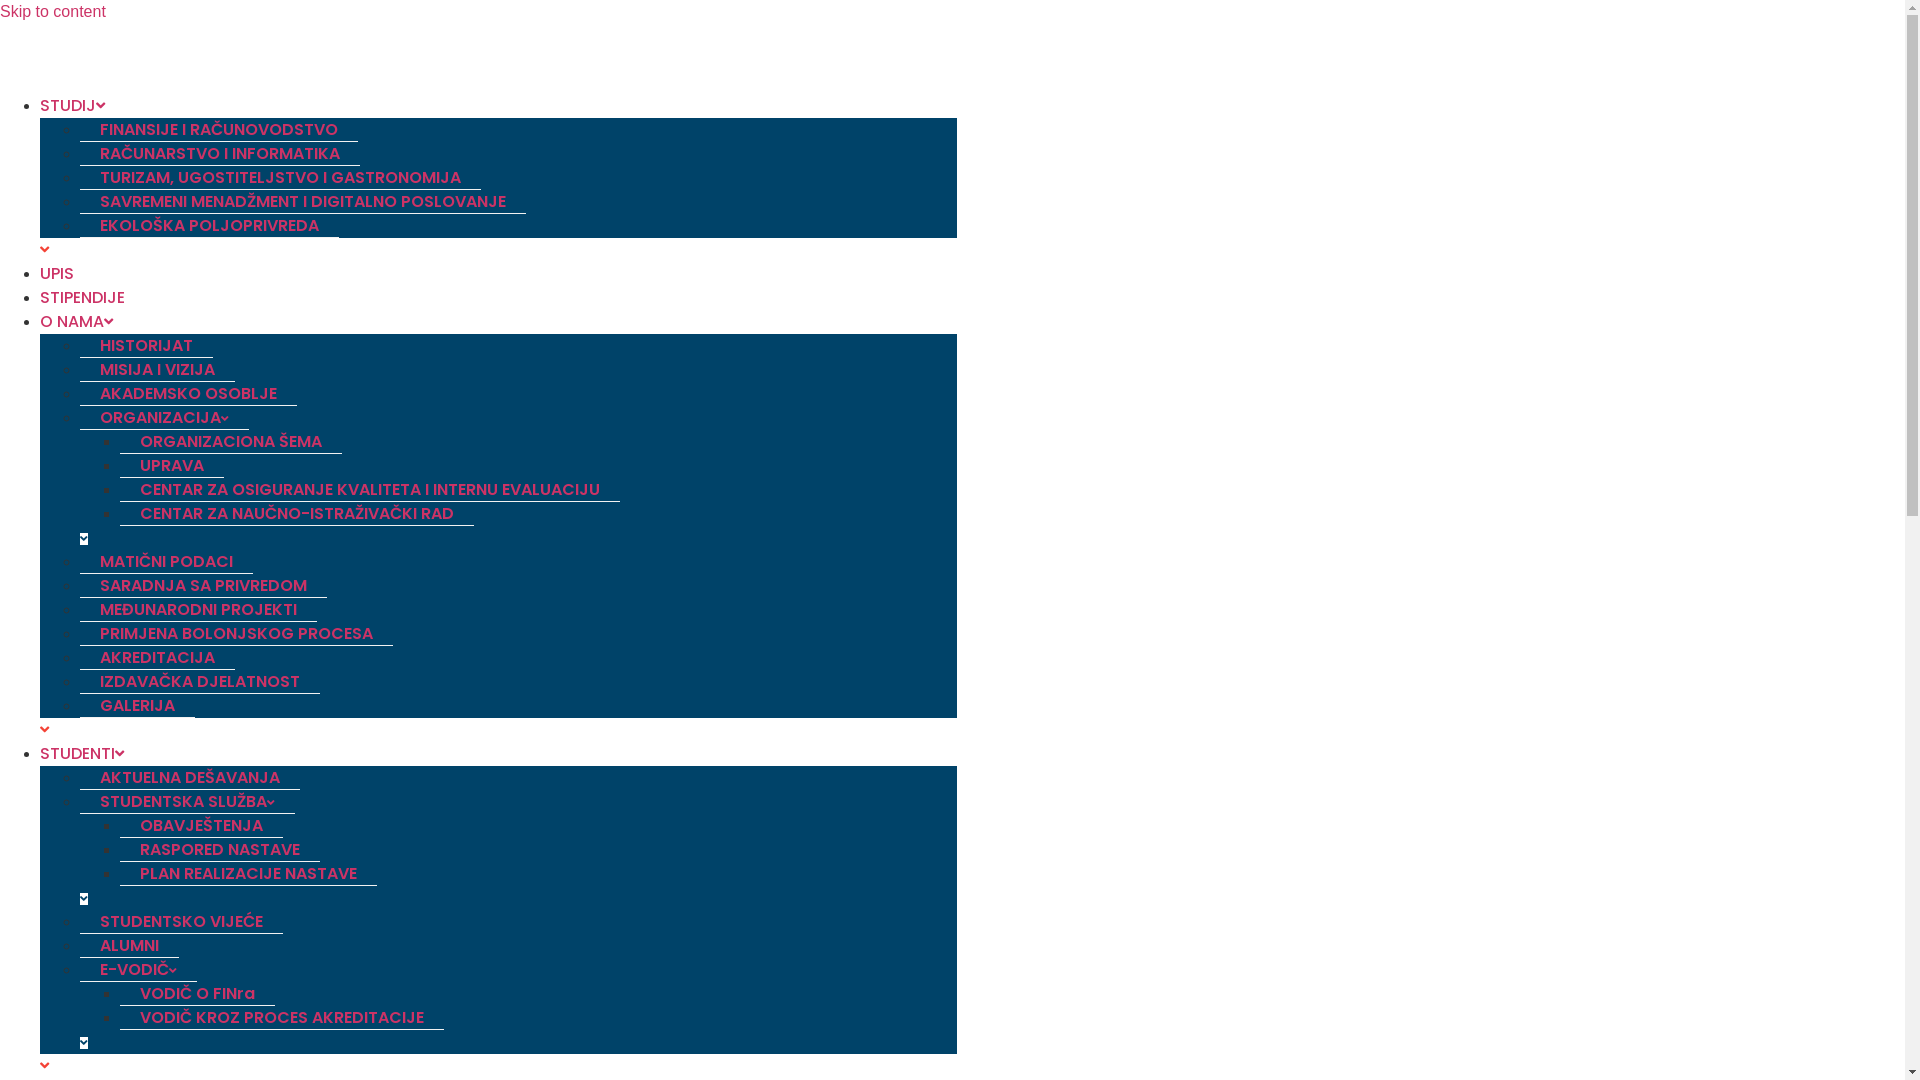 Image resolution: width=1920 pixels, height=1080 pixels. I want to click on 'O NAMA', so click(76, 320).